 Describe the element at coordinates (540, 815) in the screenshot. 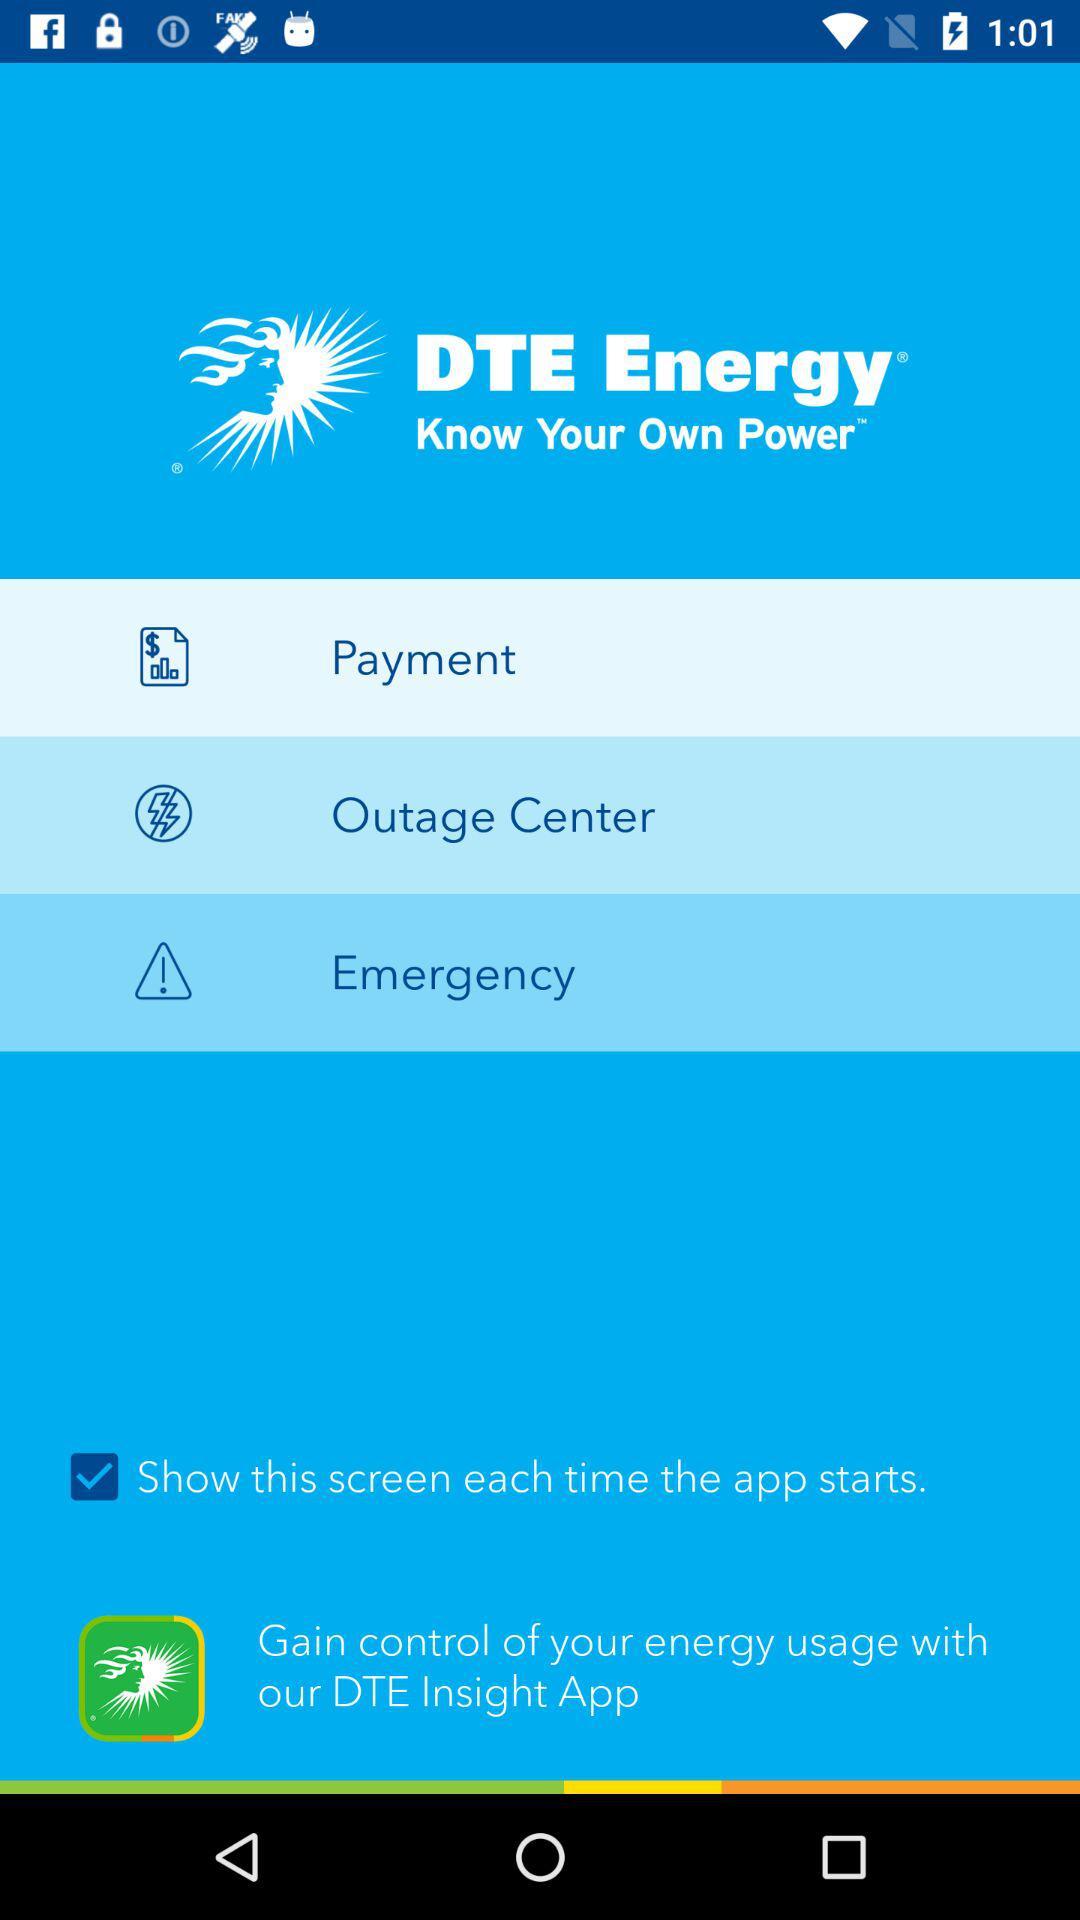

I see `outage center` at that location.